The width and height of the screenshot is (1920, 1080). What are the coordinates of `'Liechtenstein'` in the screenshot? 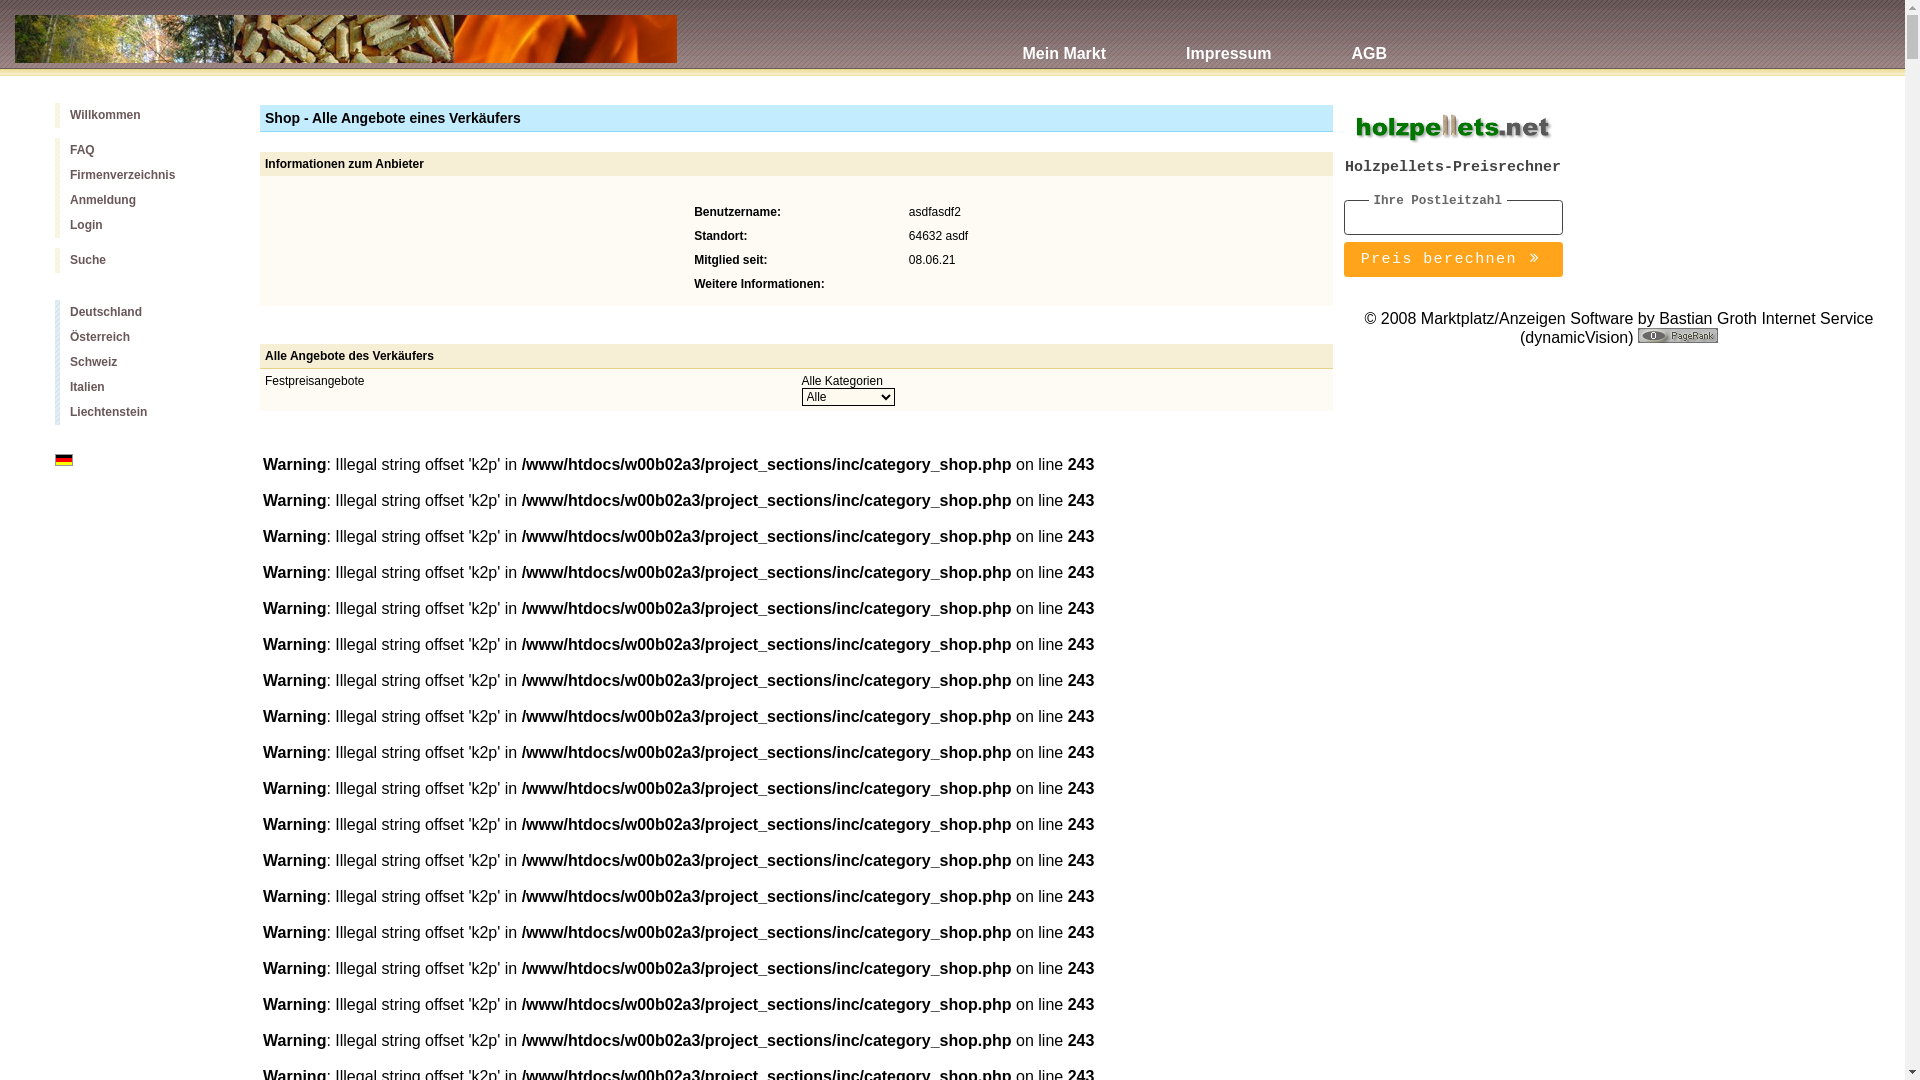 It's located at (54, 411).